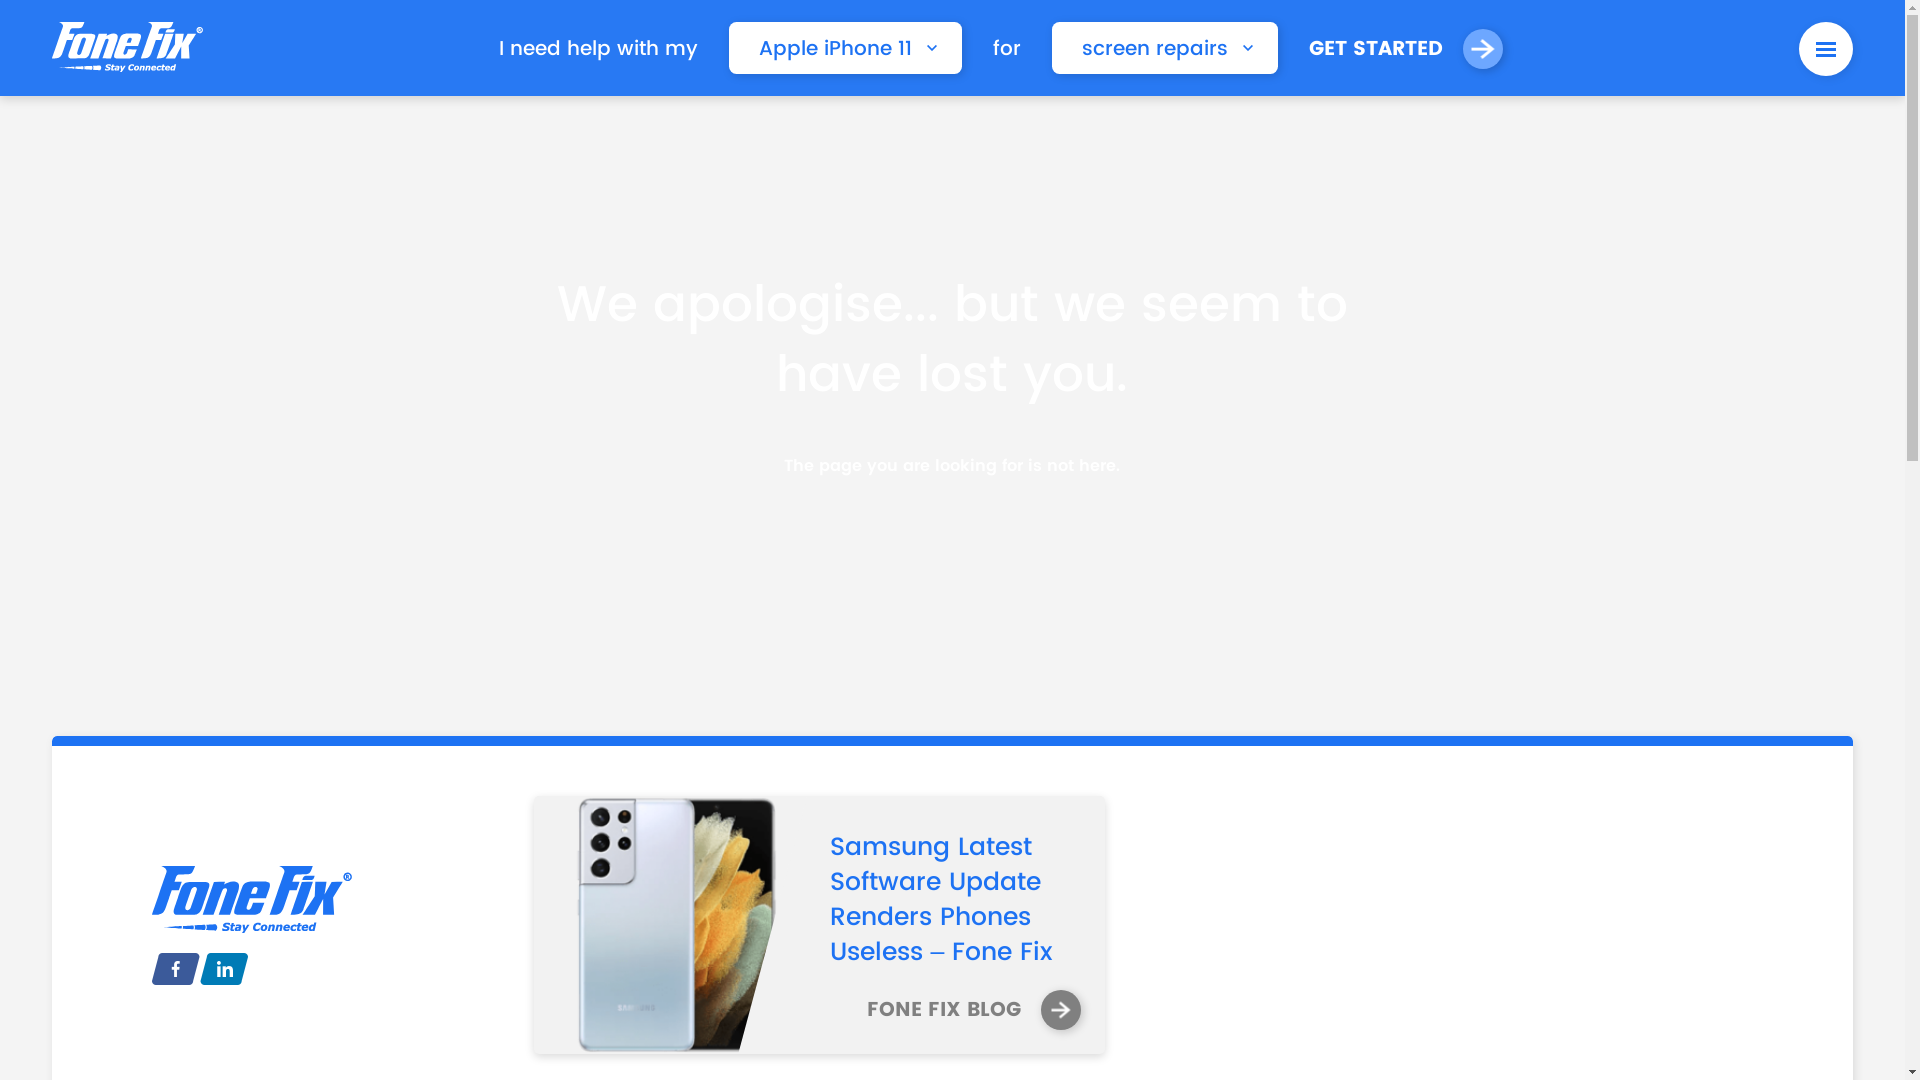 The width and height of the screenshot is (1920, 1080). I want to click on 'FONE FIX BLOG', so click(974, 1010).